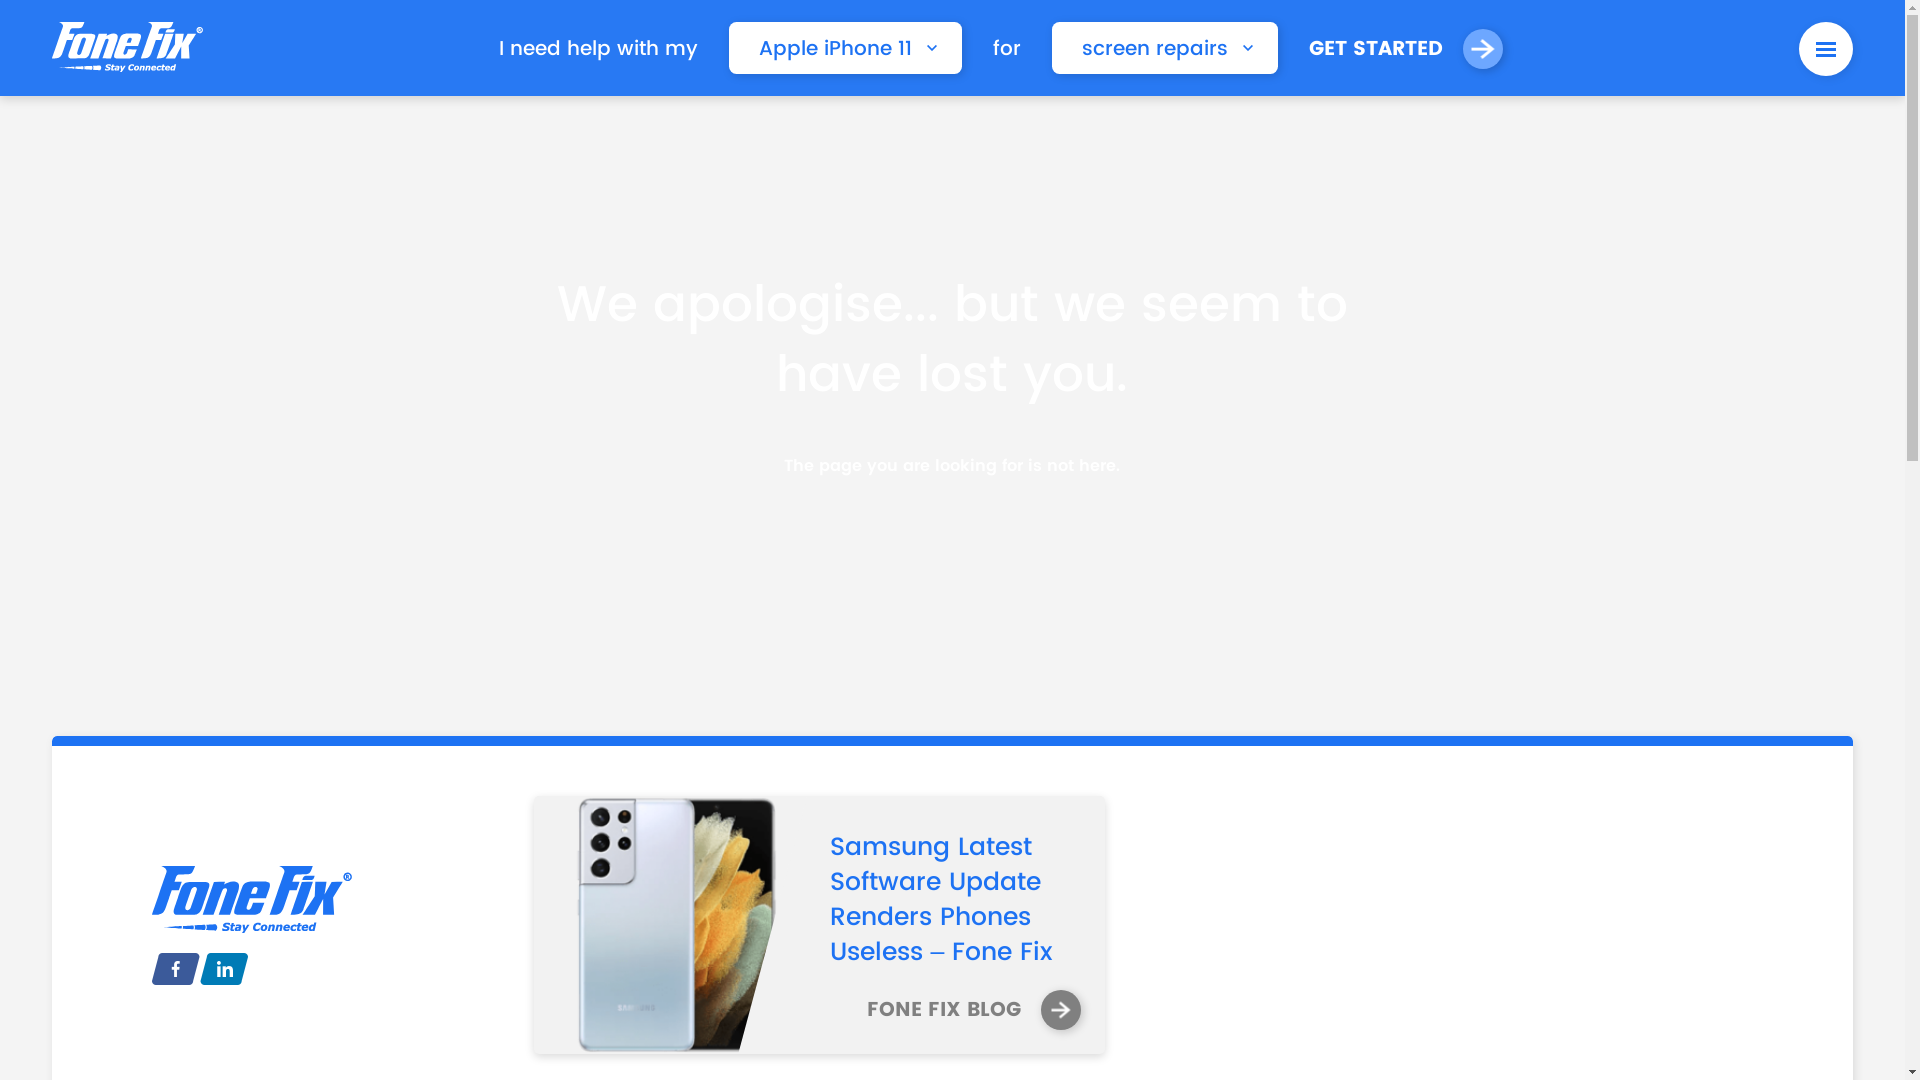 The width and height of the screenshot is (1920, 1080). I want to click on 'FONE FIX BLOG', so click(974, 1010).